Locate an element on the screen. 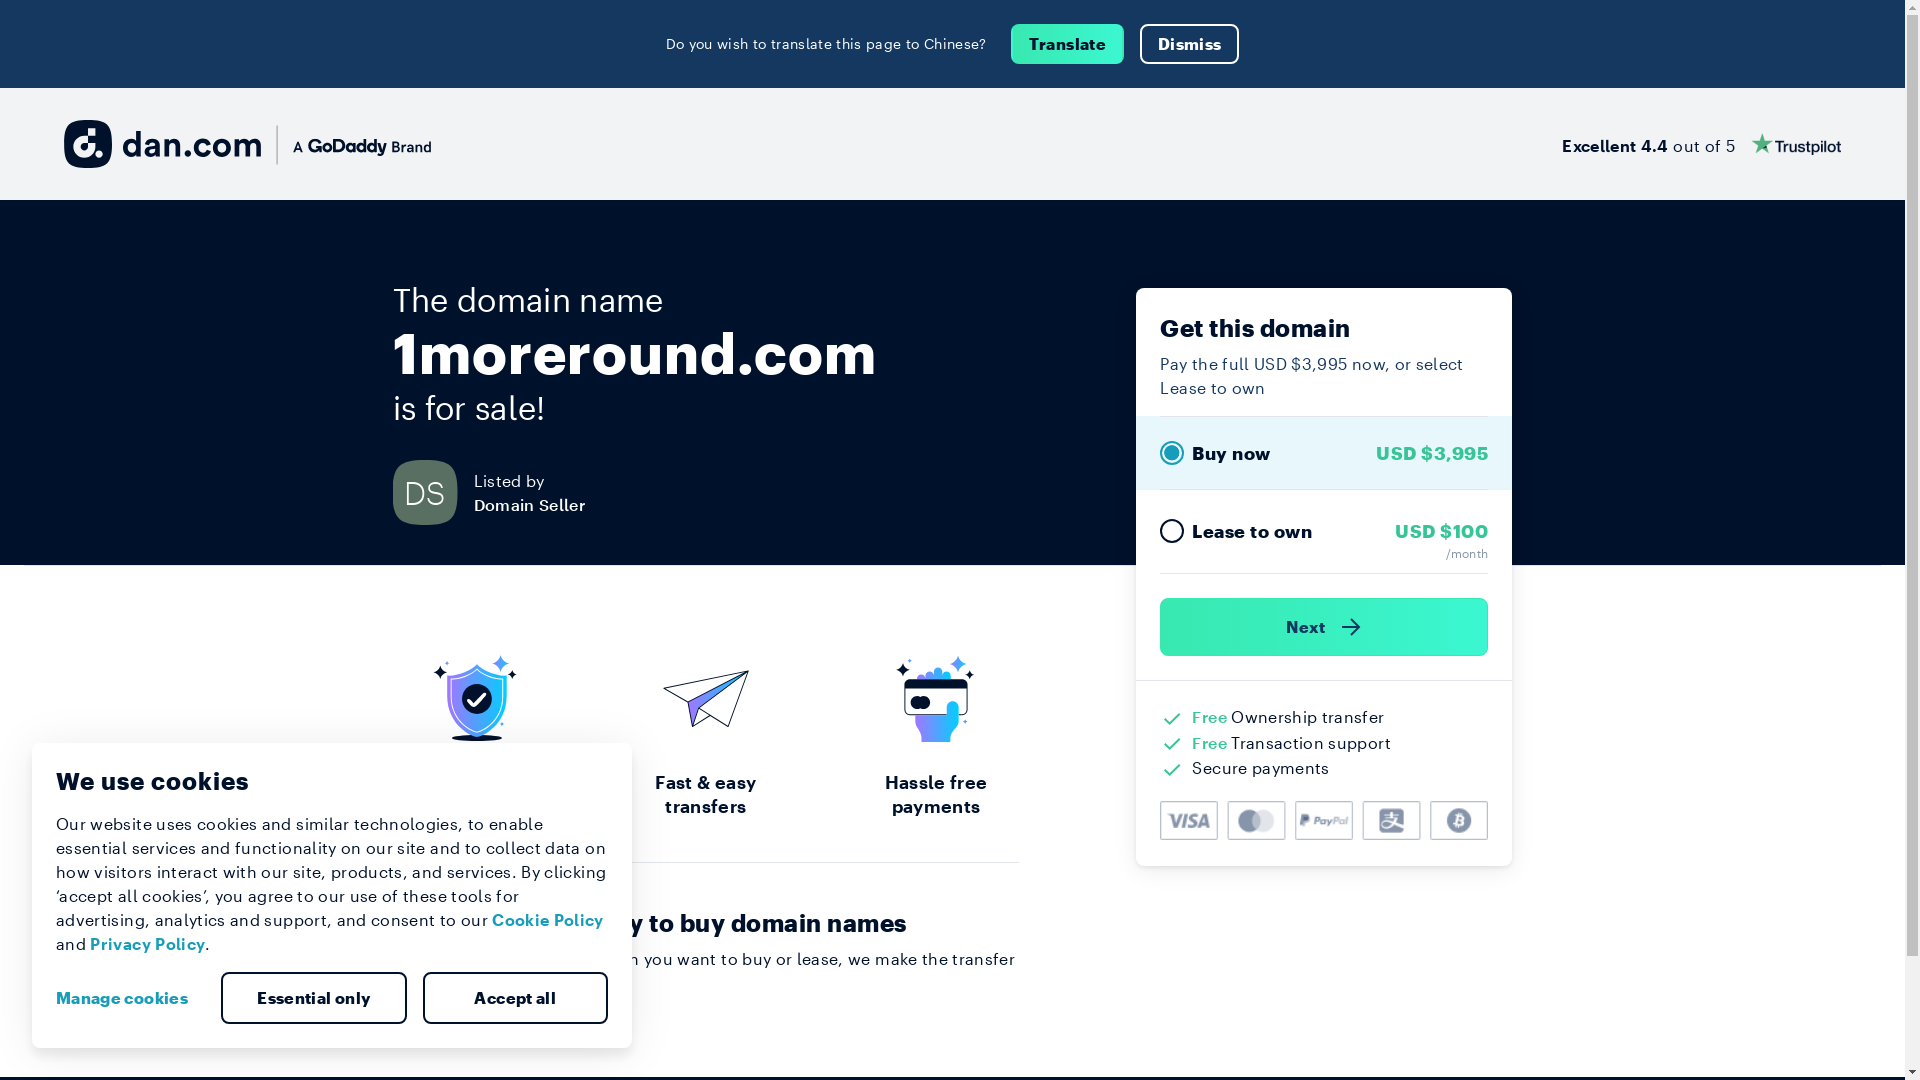  'Accept all' is located at coordinates (514, 998).